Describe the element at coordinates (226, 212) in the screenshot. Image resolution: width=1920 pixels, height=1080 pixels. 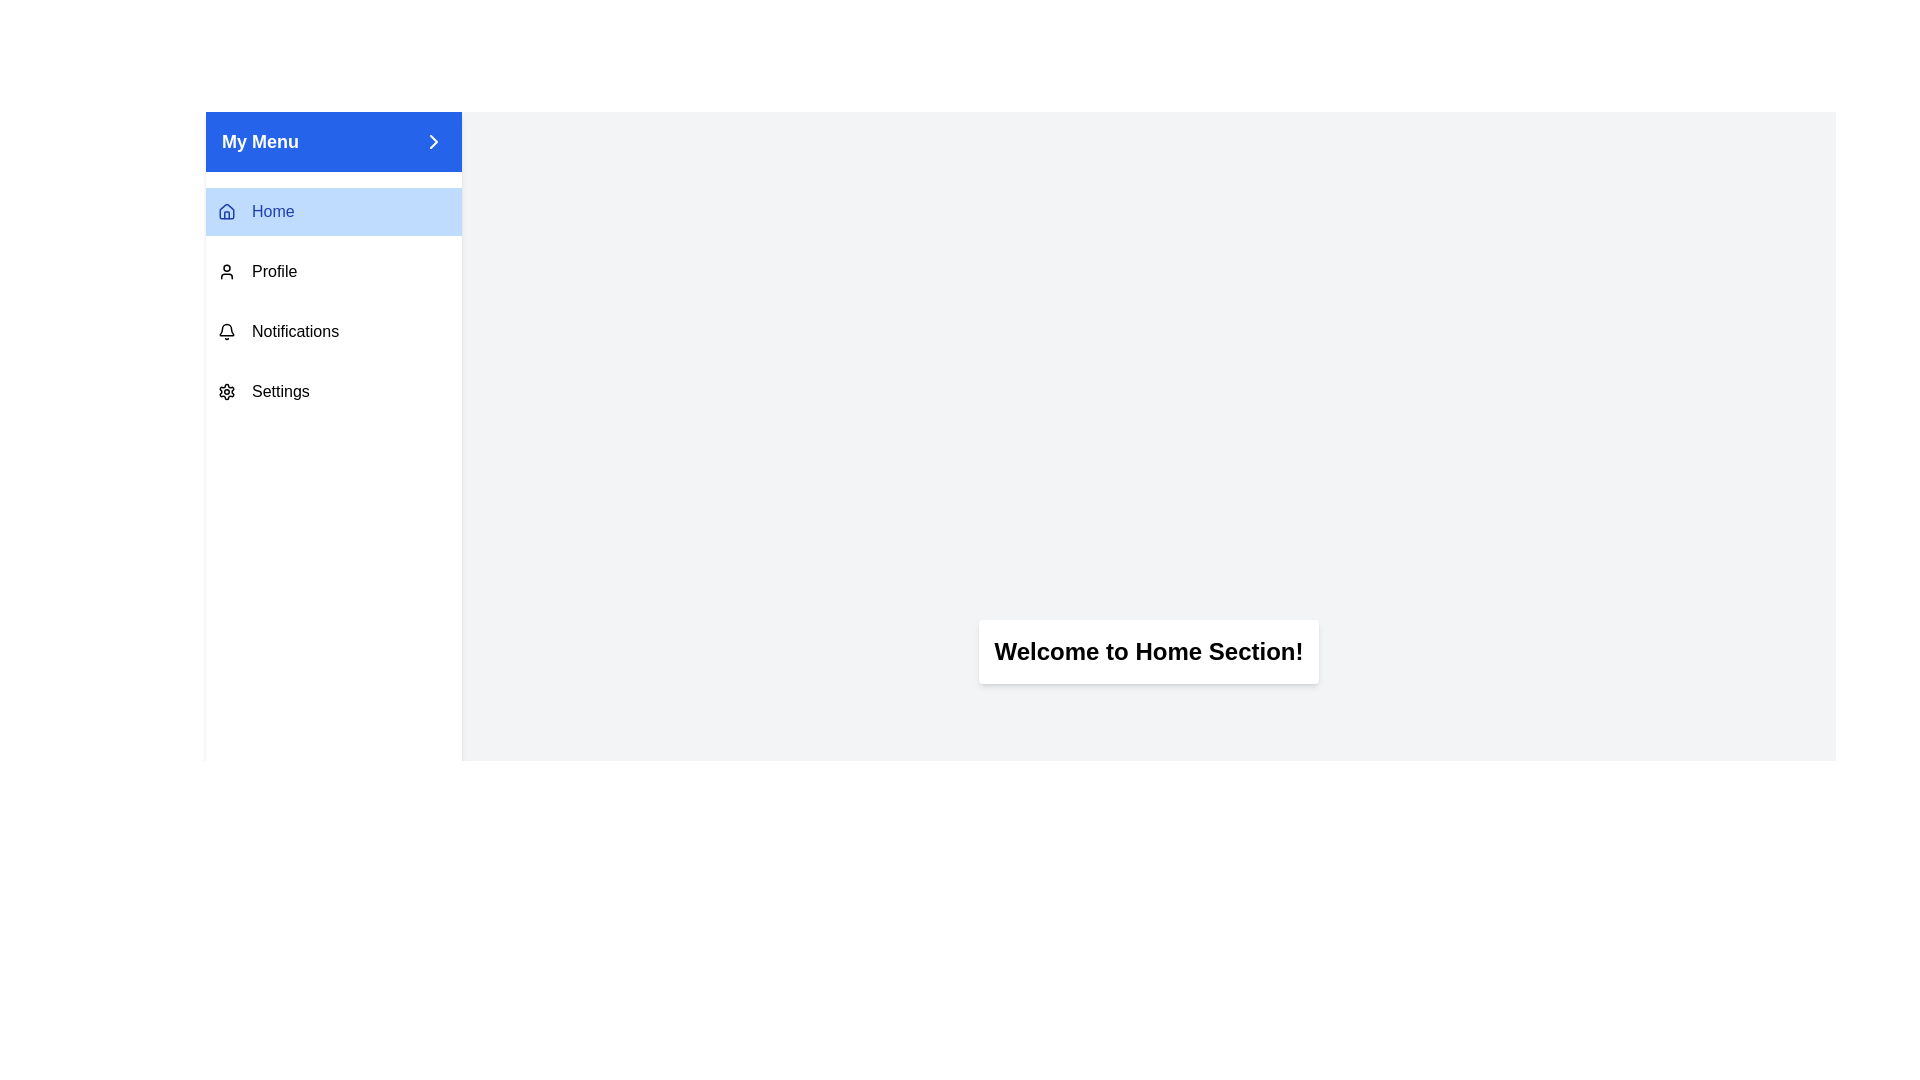
I see `the 'Home' navigation icon` at that location.